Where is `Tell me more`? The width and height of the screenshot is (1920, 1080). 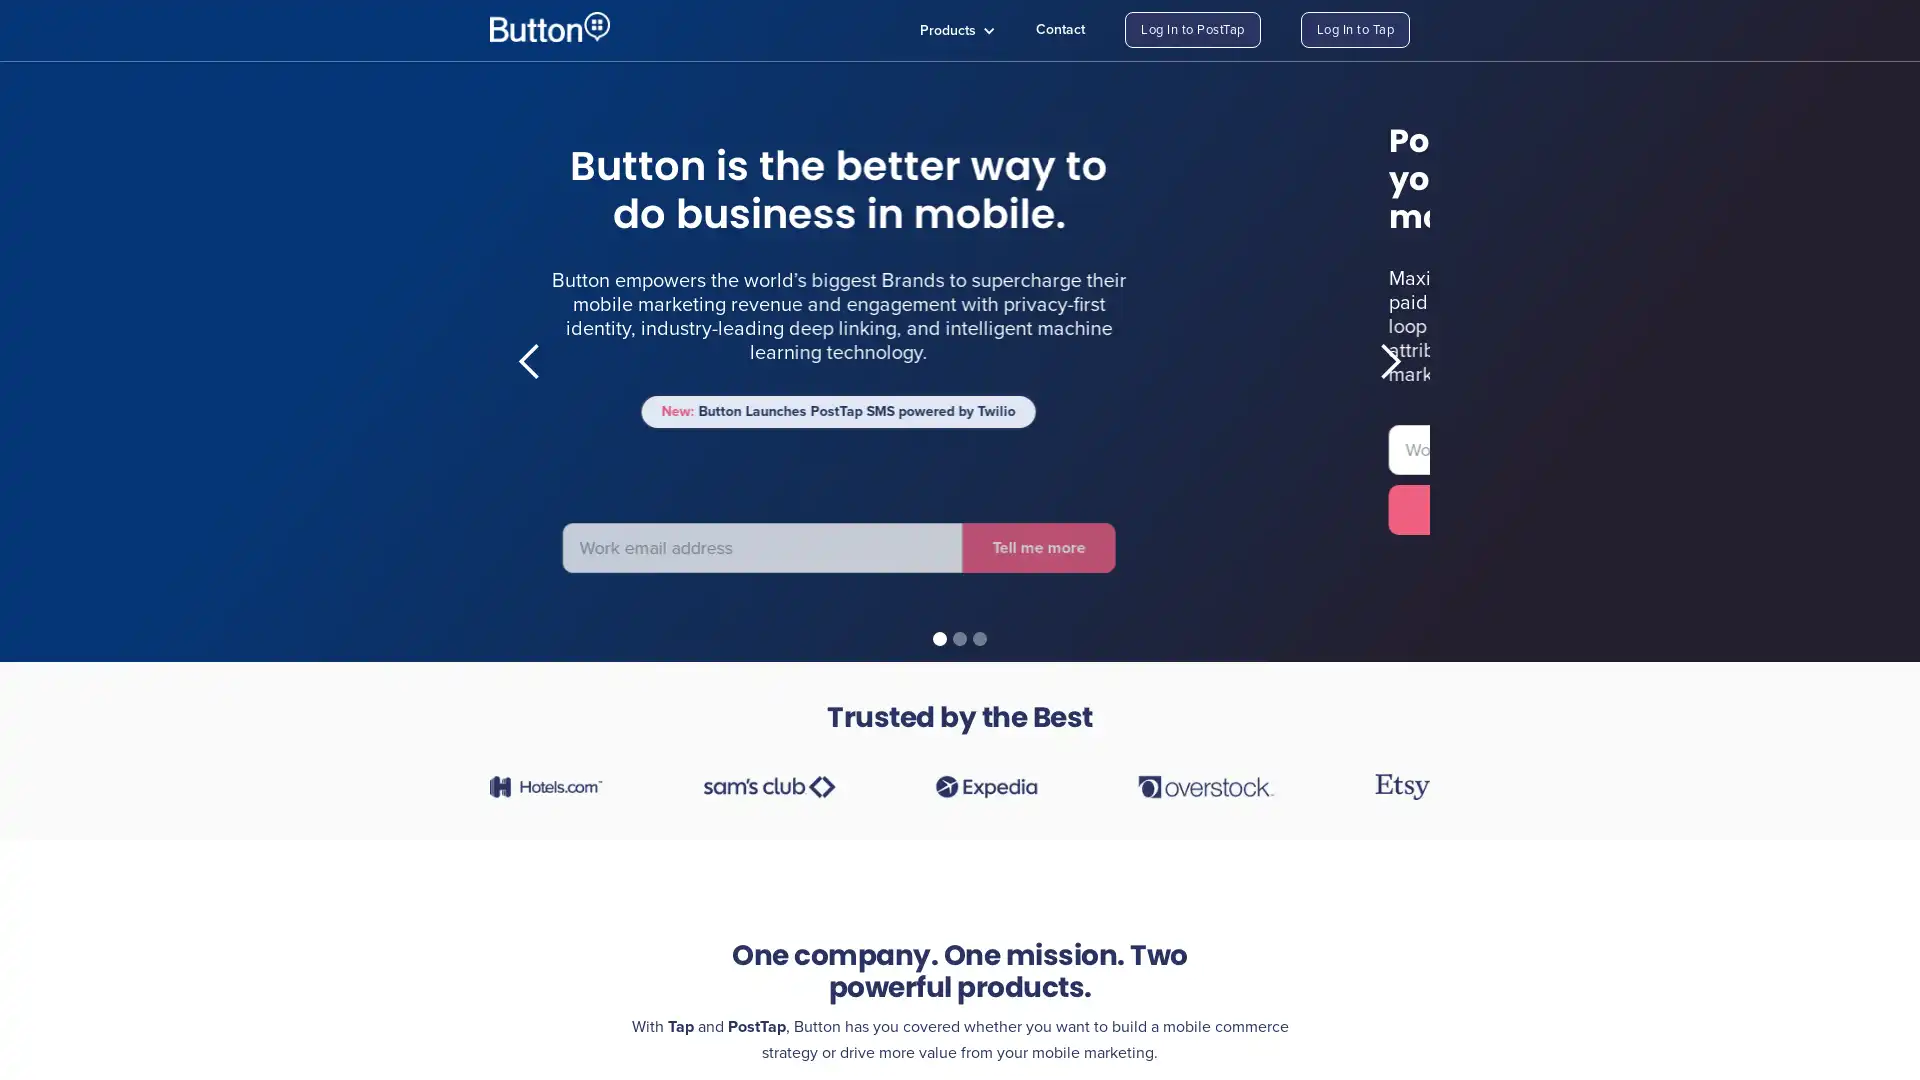
Tell me more is located at coordinates (219, 523).